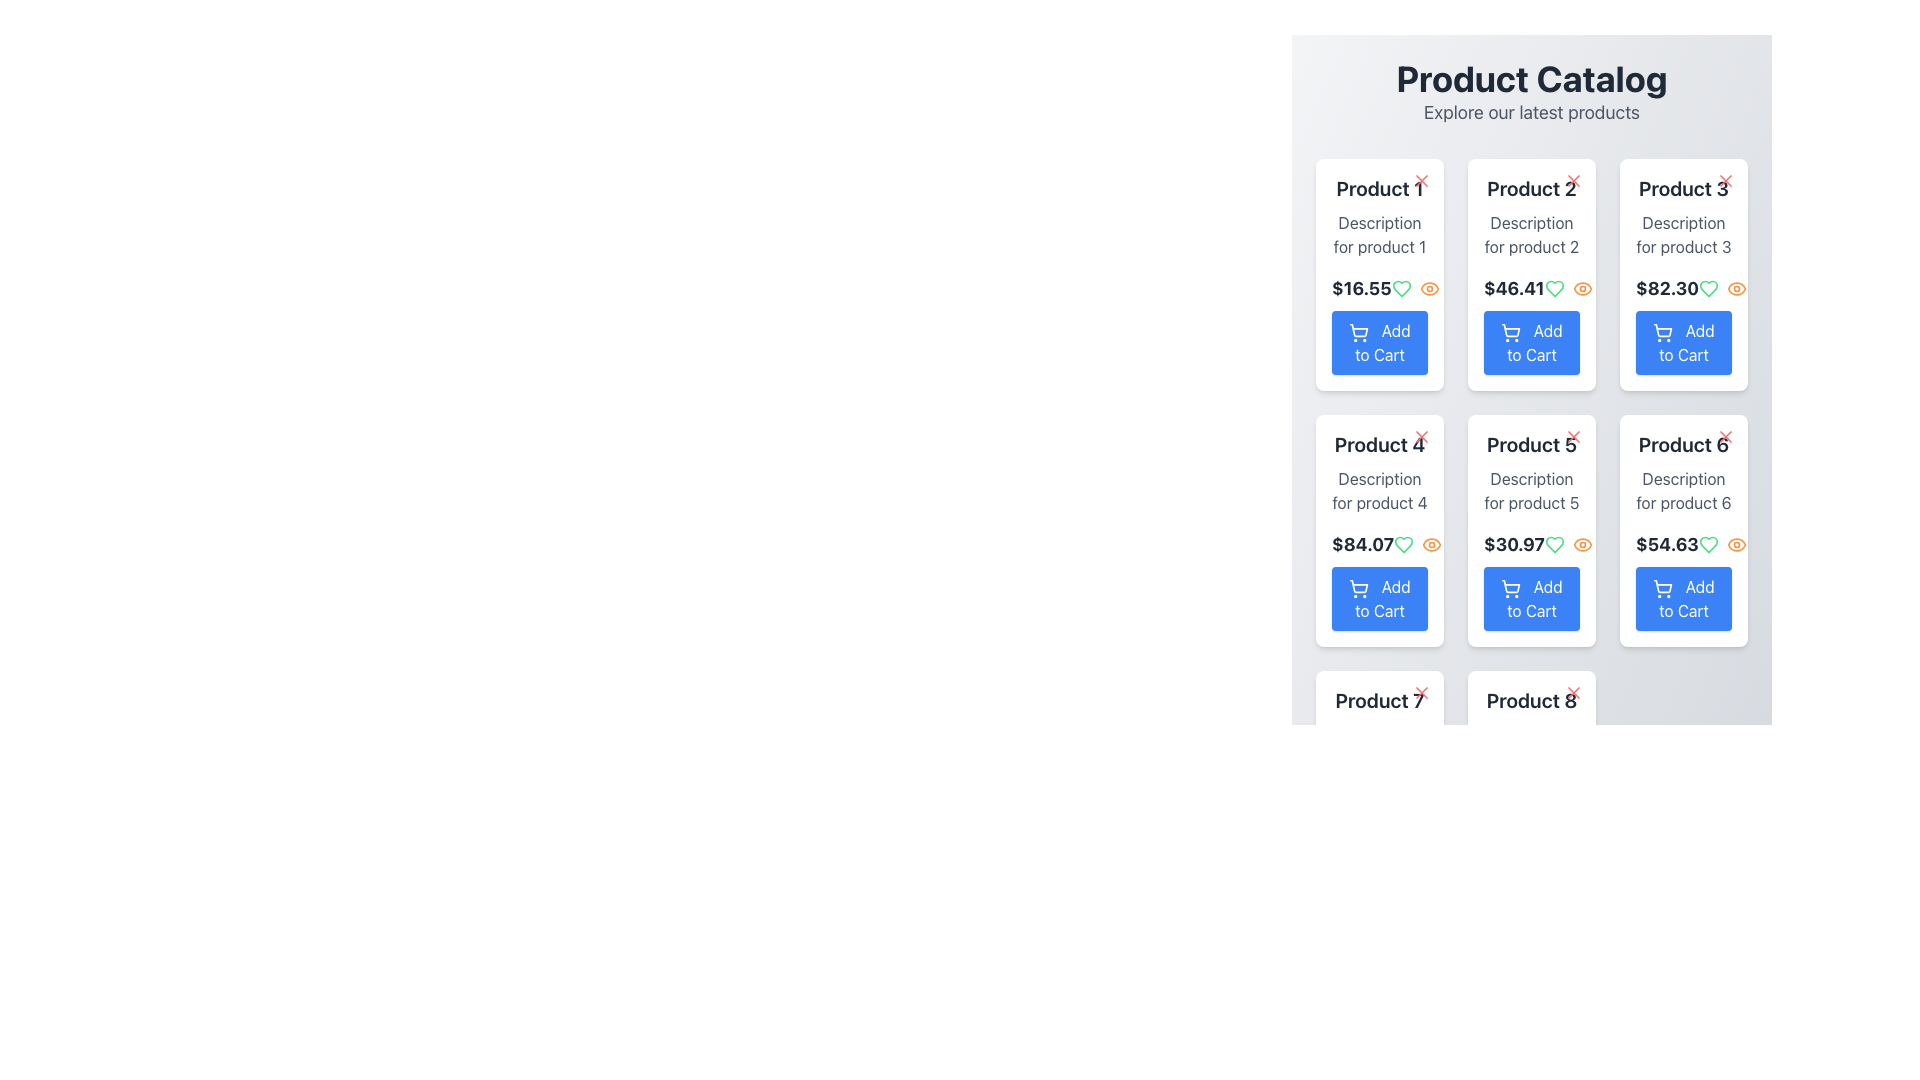 The height and width of the screenshot is (1080, 1920). Describe the element at coordinates (1554, 544) in the screenshot. I see `the first green icon to the right of the price label for 'Product 5'` at that location.